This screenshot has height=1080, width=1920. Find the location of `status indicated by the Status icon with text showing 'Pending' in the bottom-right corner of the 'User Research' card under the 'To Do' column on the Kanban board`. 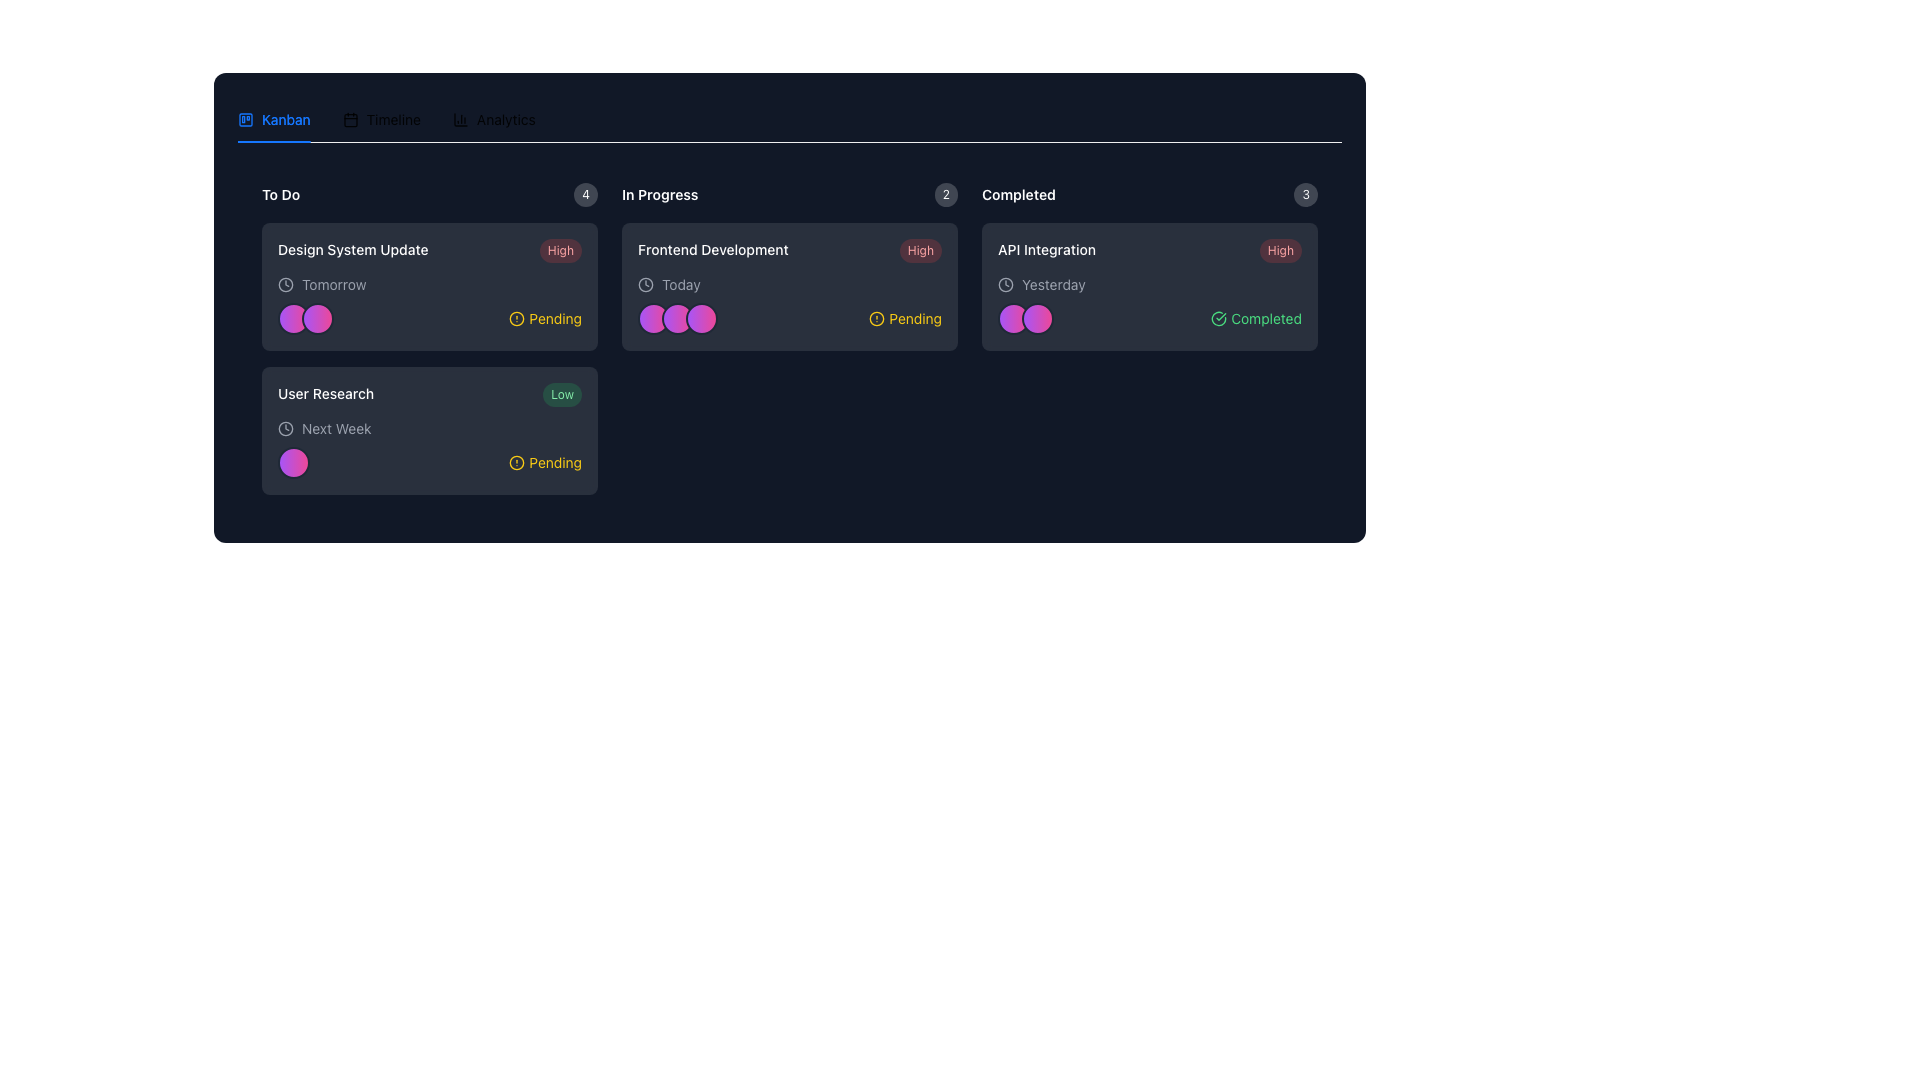

status indicated by the Status icon with text showing 'Pending' in the bottom-right corner of the 'User Research' card under the 'To Do' column on the Kanban board is located at coordinates (545, 462).